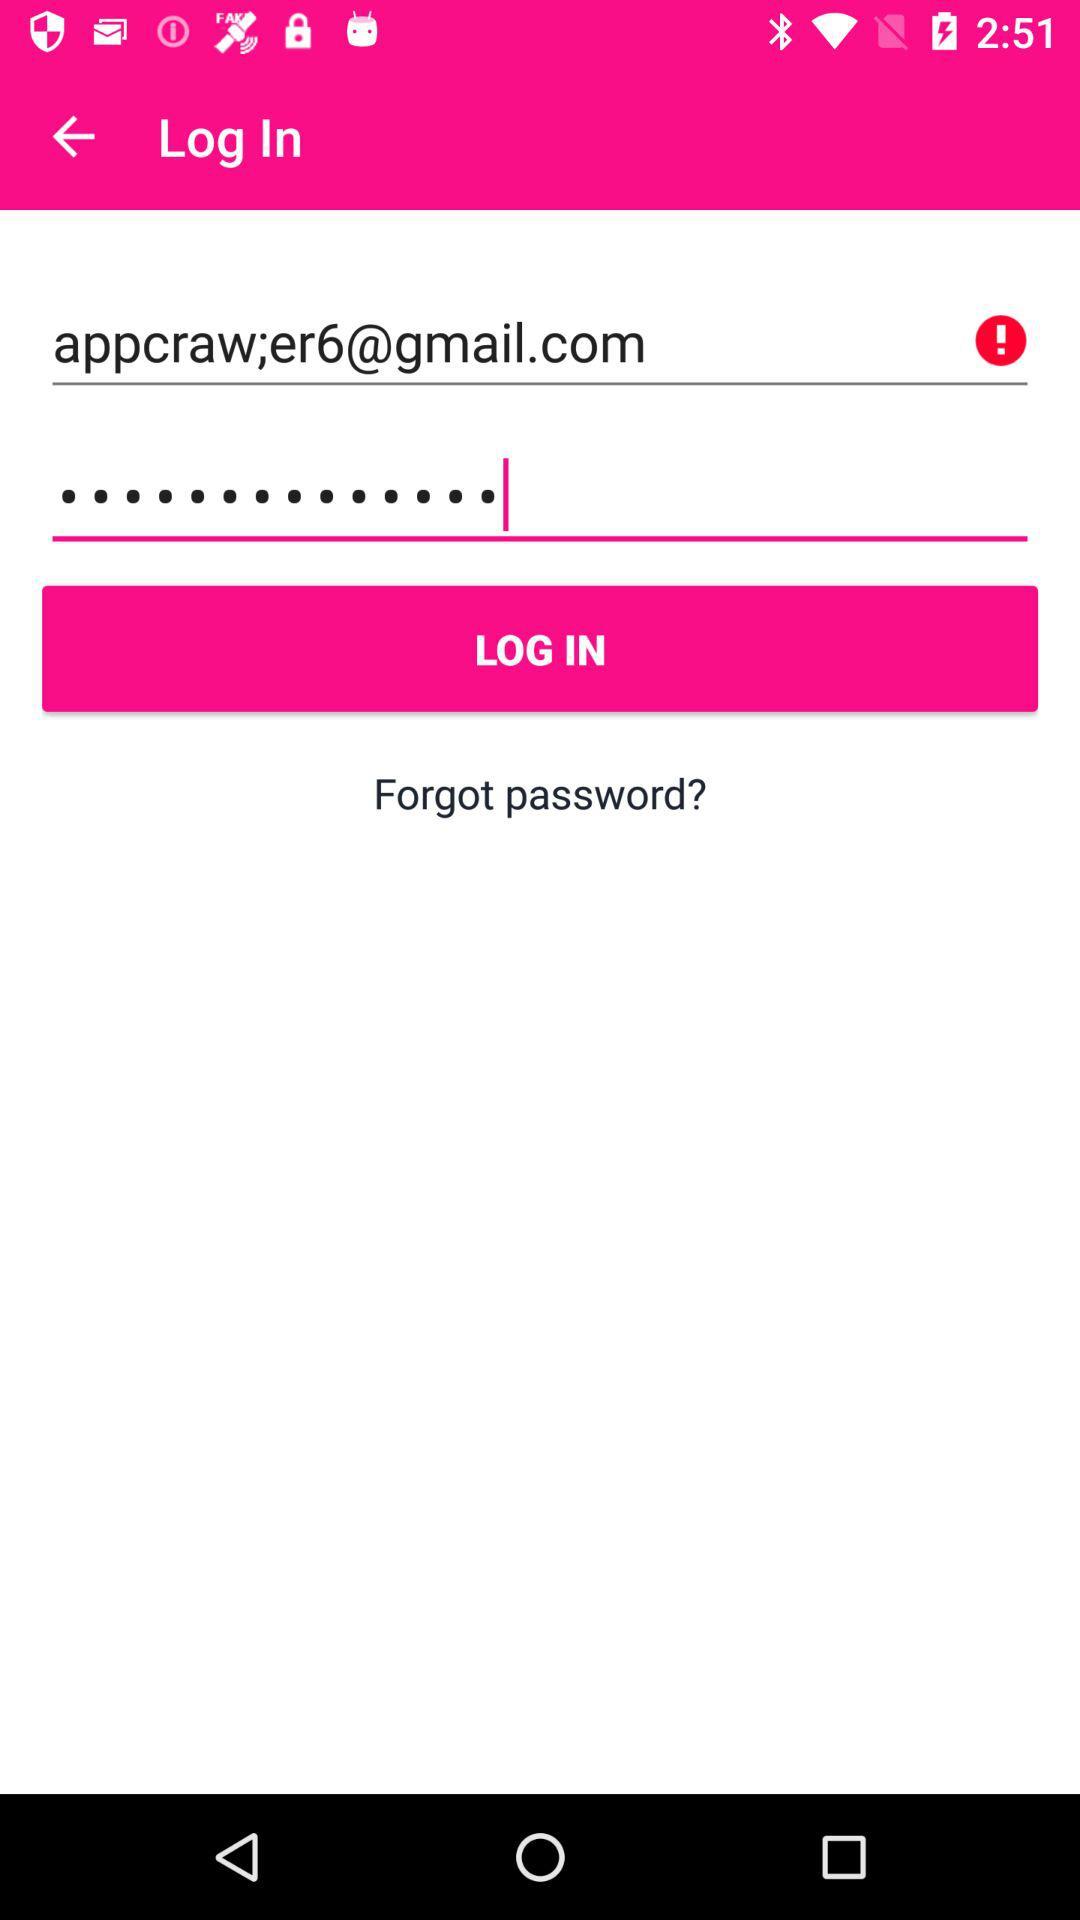  Describe the element at coordinates (72, 135) in the screenshot. I see `icon next to log in` at that location.